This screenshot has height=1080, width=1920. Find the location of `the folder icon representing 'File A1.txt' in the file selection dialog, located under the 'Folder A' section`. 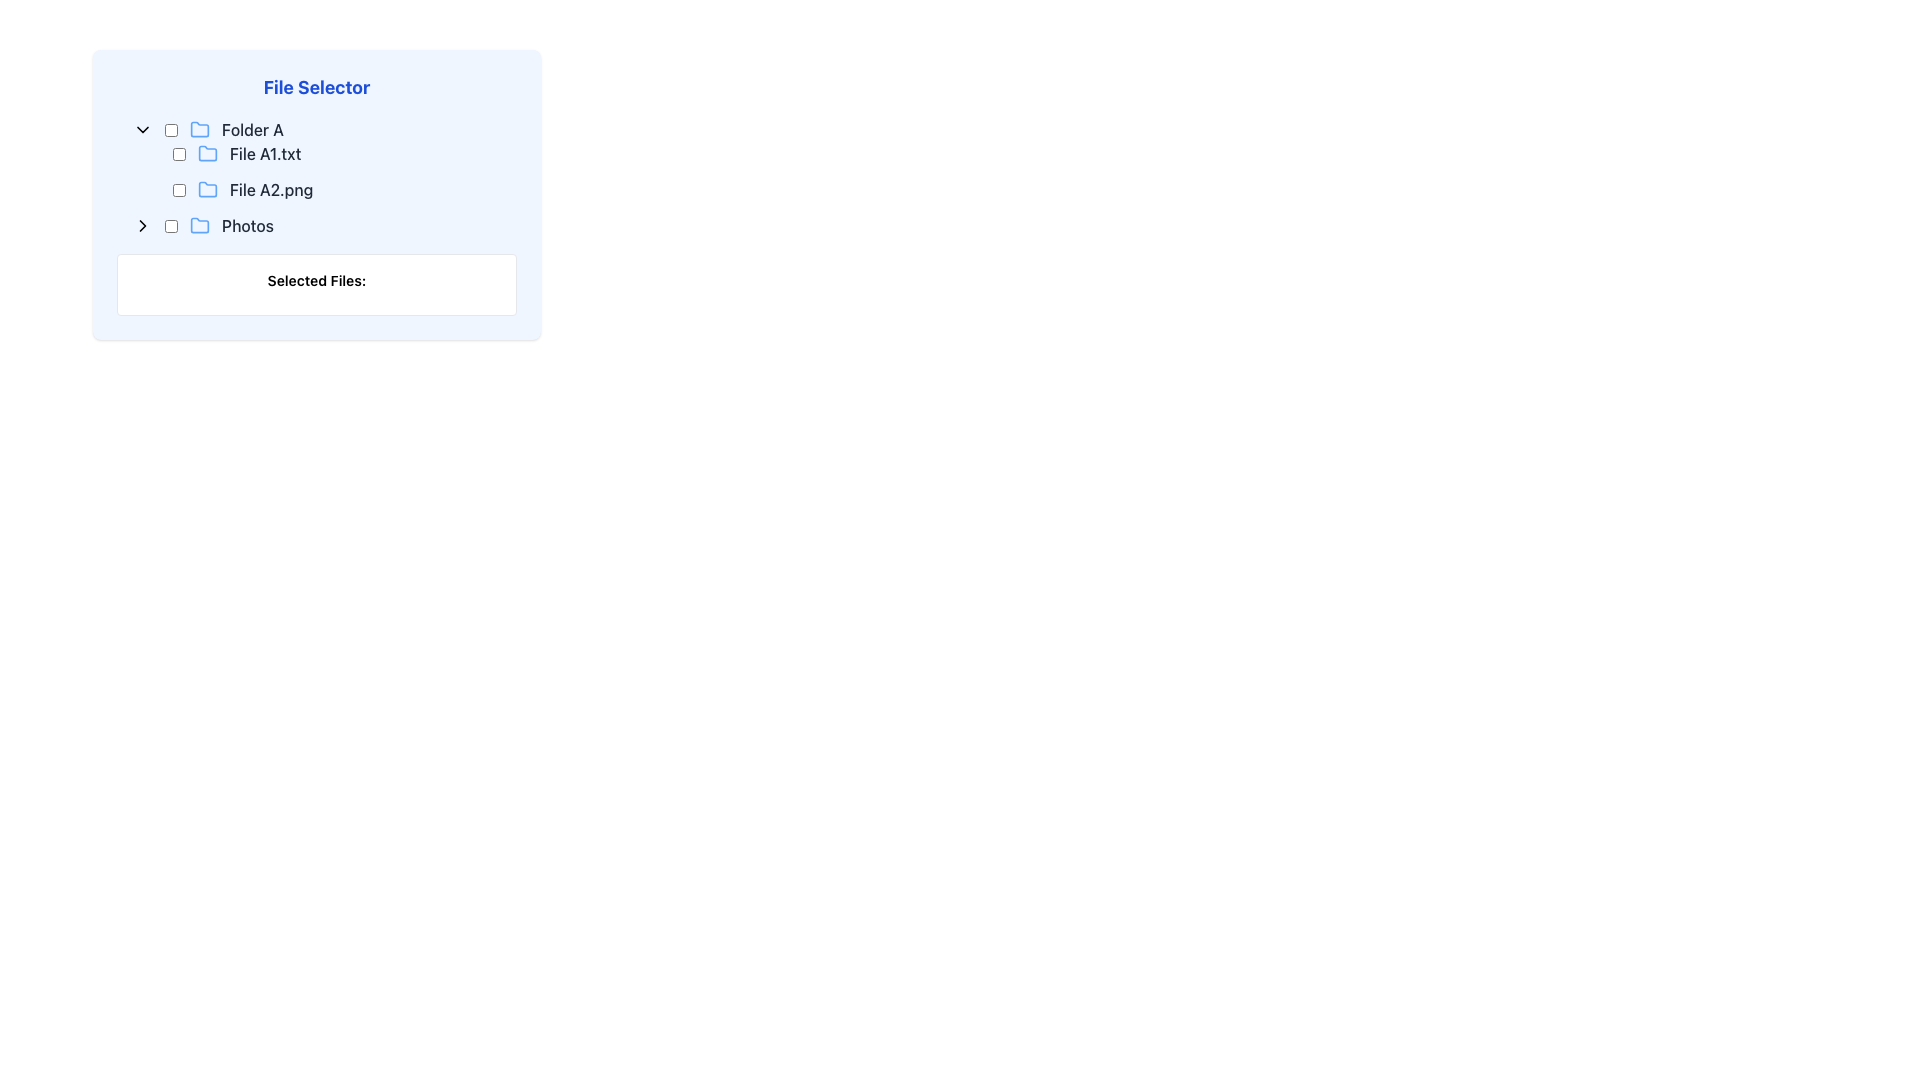

the folder icon representing 'File A1.txt' in the file selection dialog, located under the 'Folder A' section is located at coordinates (207, 152).